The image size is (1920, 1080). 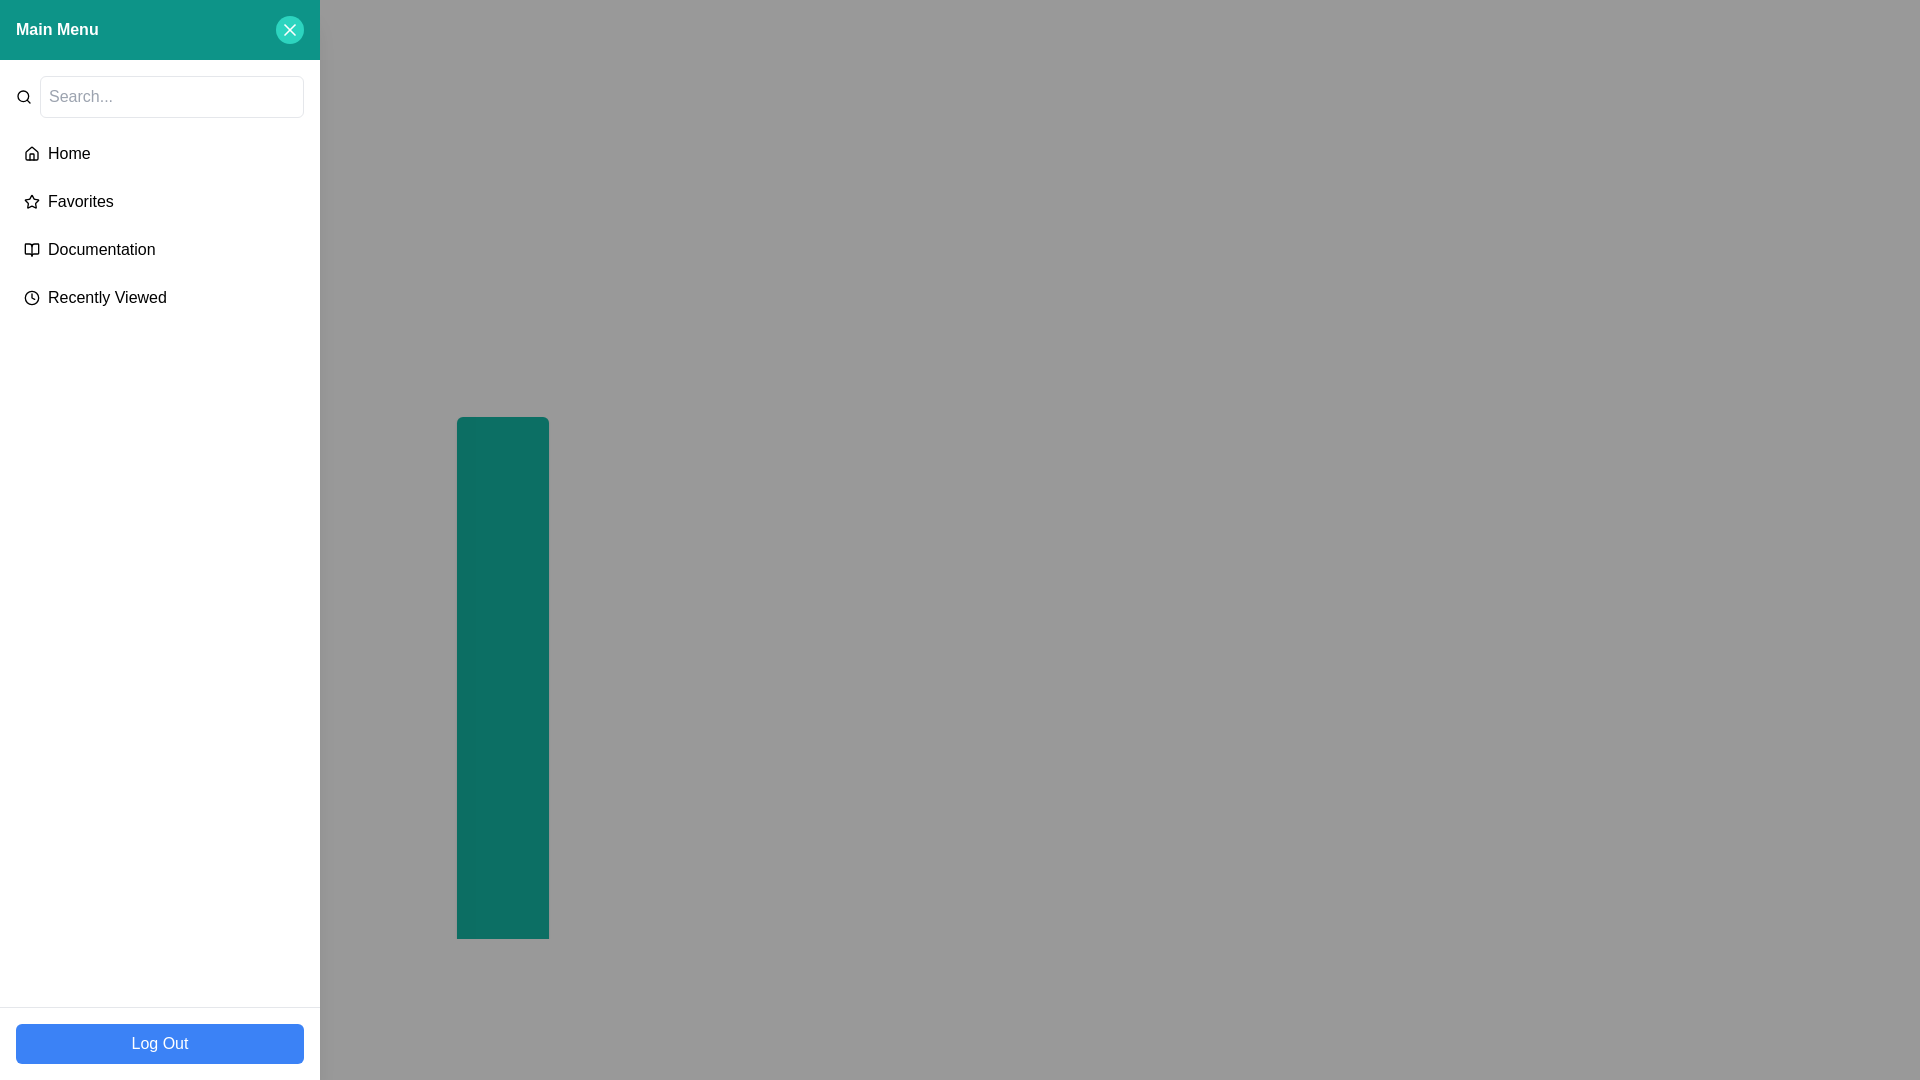 I want to click on the 'Home' icon in the navigation menu, which is an SVG graphic located near the top left of the user interface, adjacent to the text label 'Home', so click(x=32, y=152).